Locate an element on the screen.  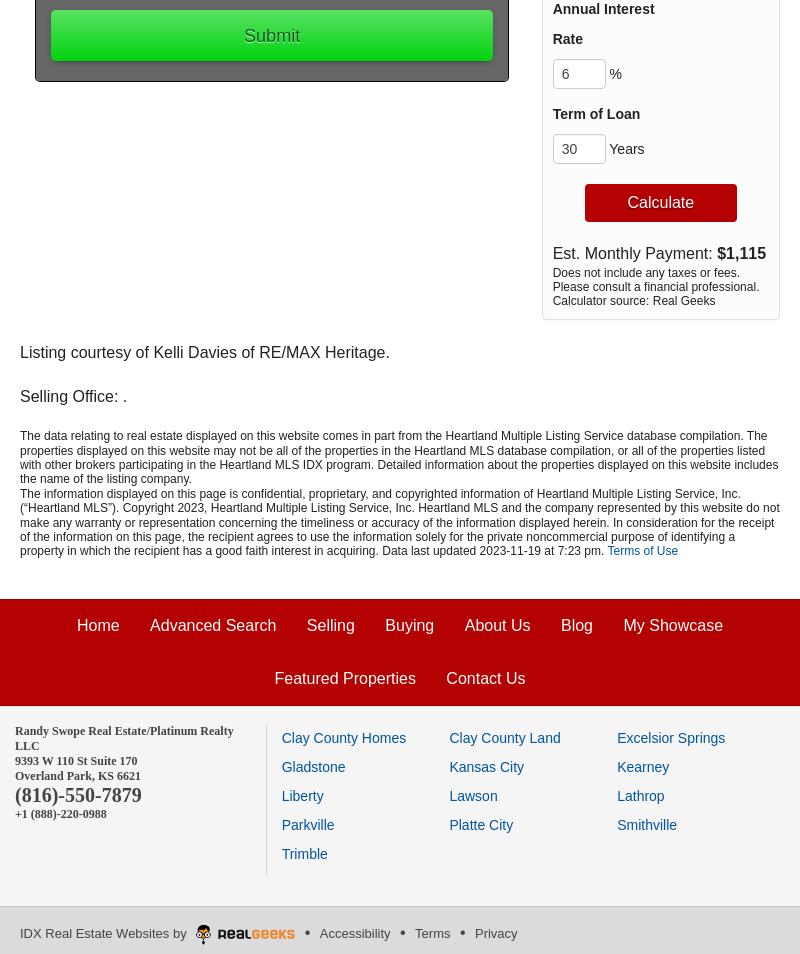
'.' is located at coordinates (604, 550).